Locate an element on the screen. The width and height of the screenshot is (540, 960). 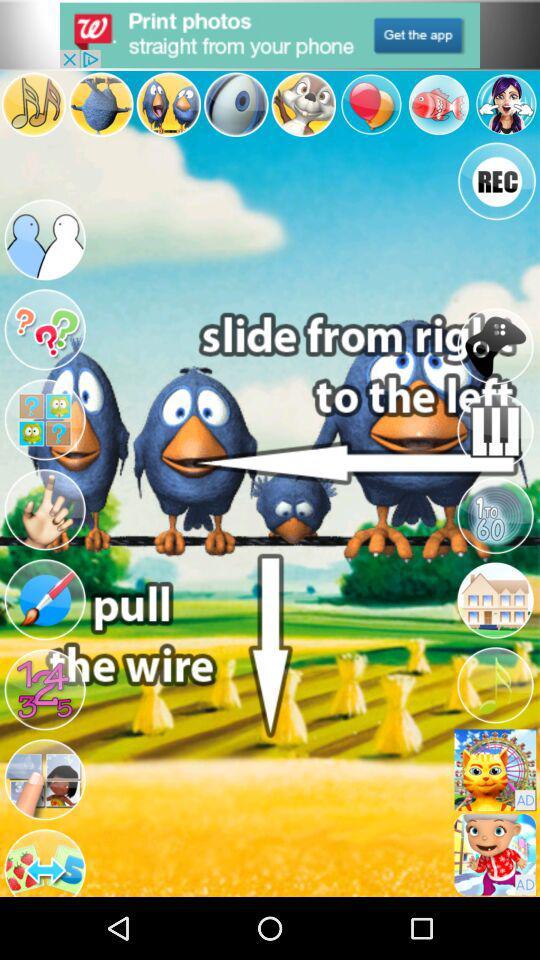
option is located at coordinates (270, 34).